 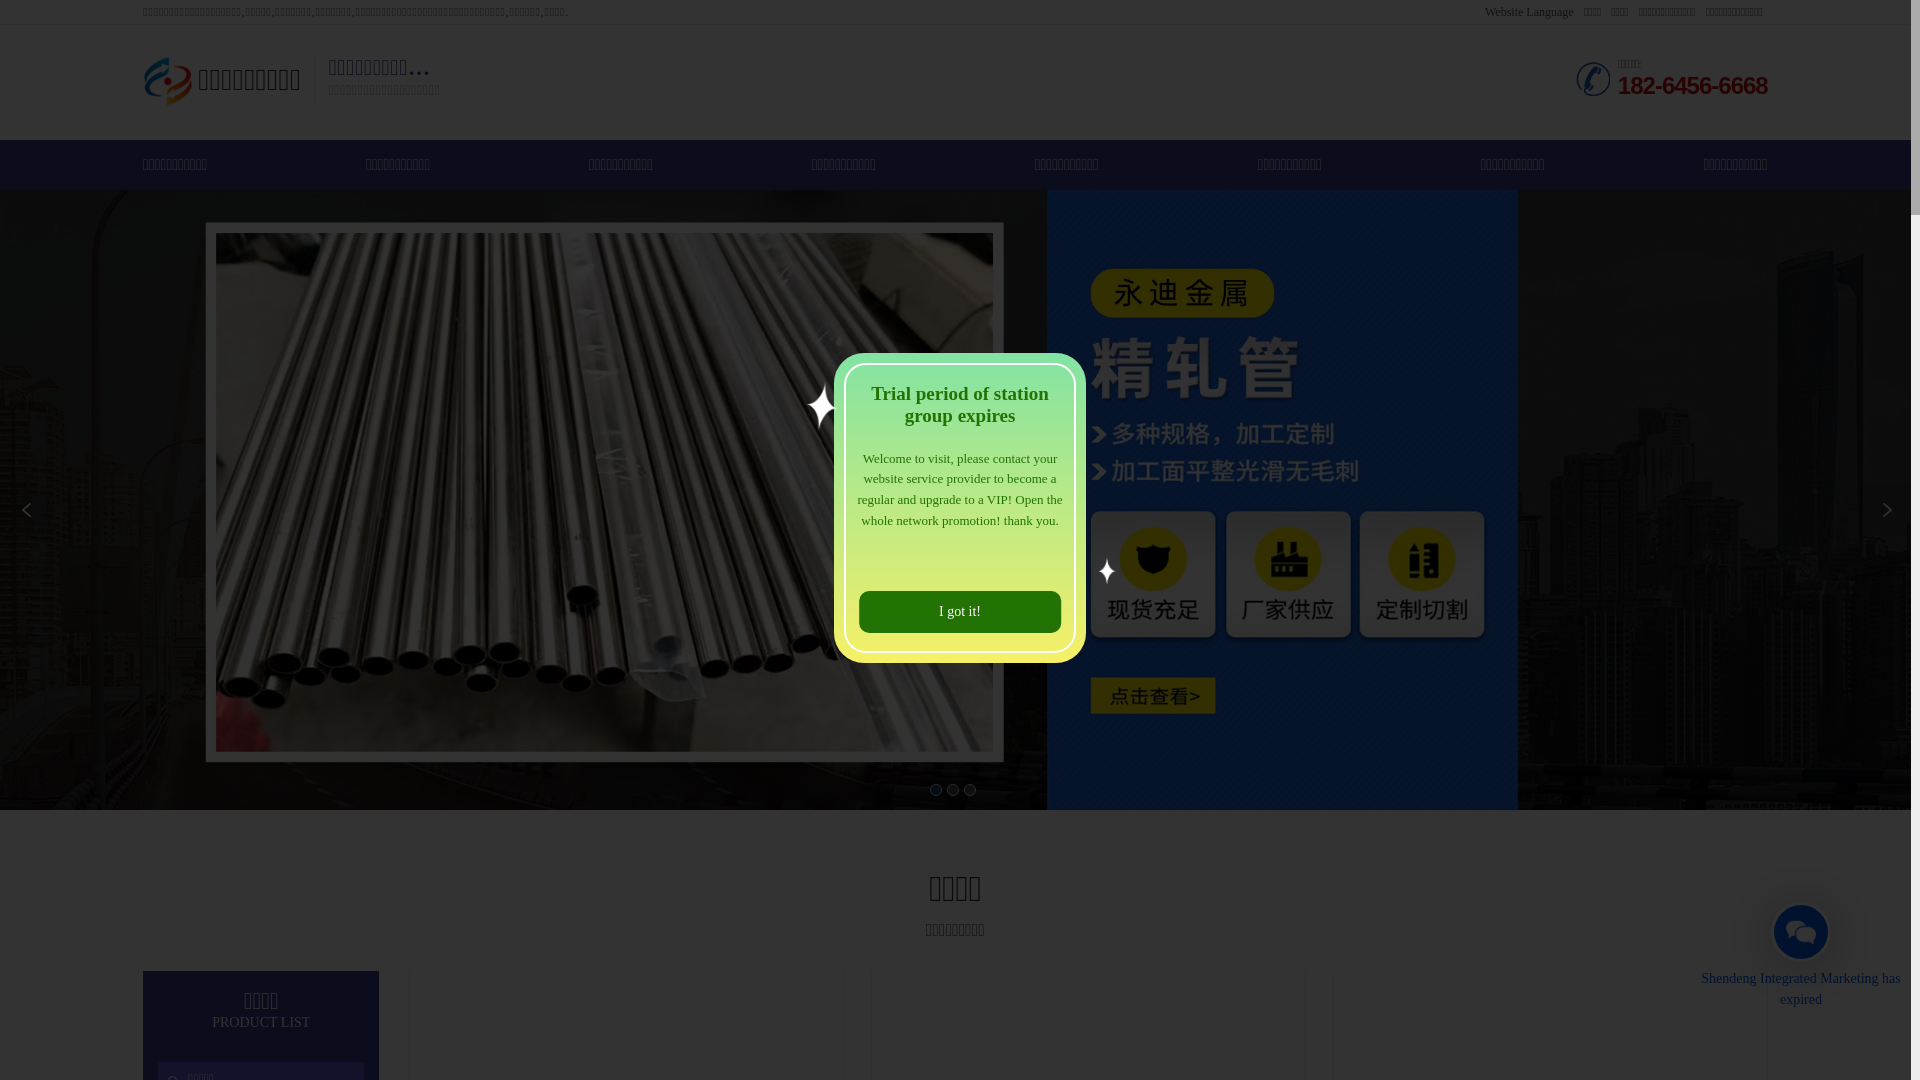 I want to click on 'I got it!', so click(x=859, y=611).